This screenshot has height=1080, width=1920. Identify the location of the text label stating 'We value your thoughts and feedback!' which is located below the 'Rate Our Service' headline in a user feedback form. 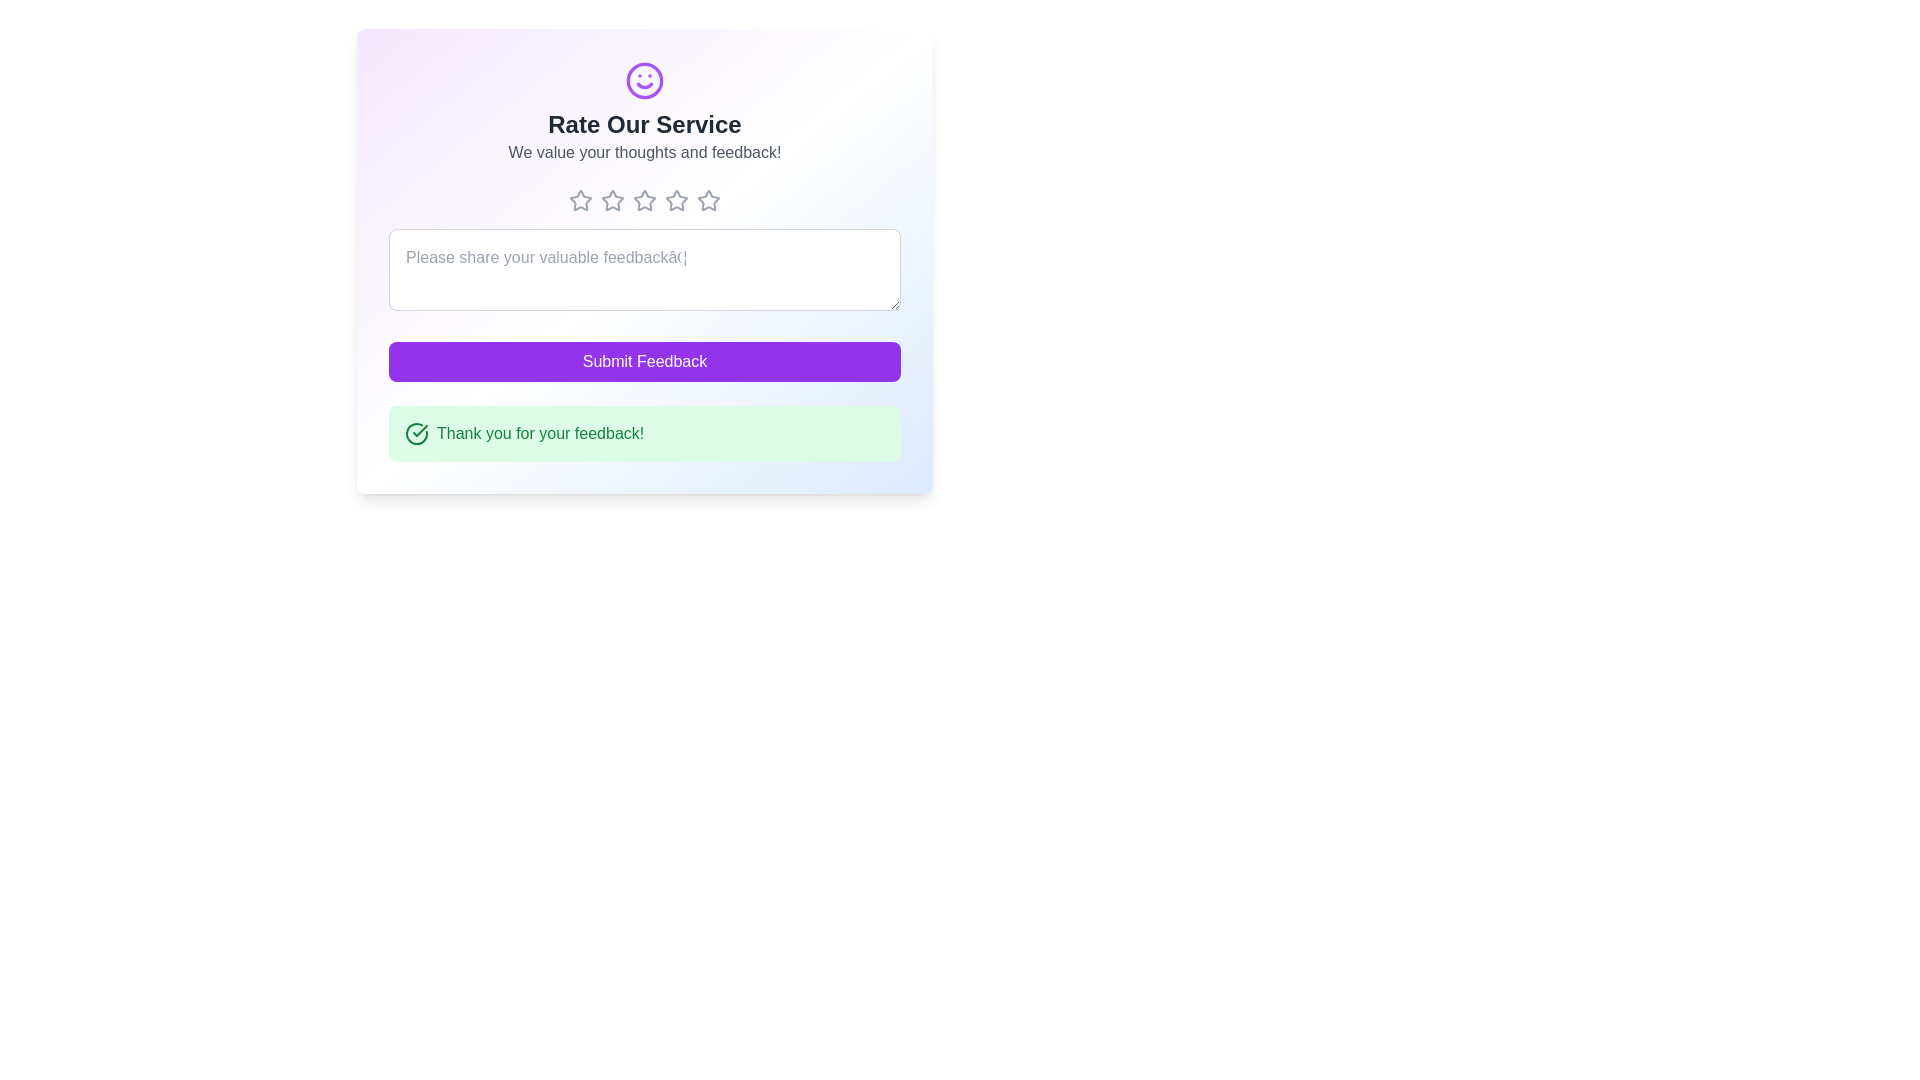
(644, 152).